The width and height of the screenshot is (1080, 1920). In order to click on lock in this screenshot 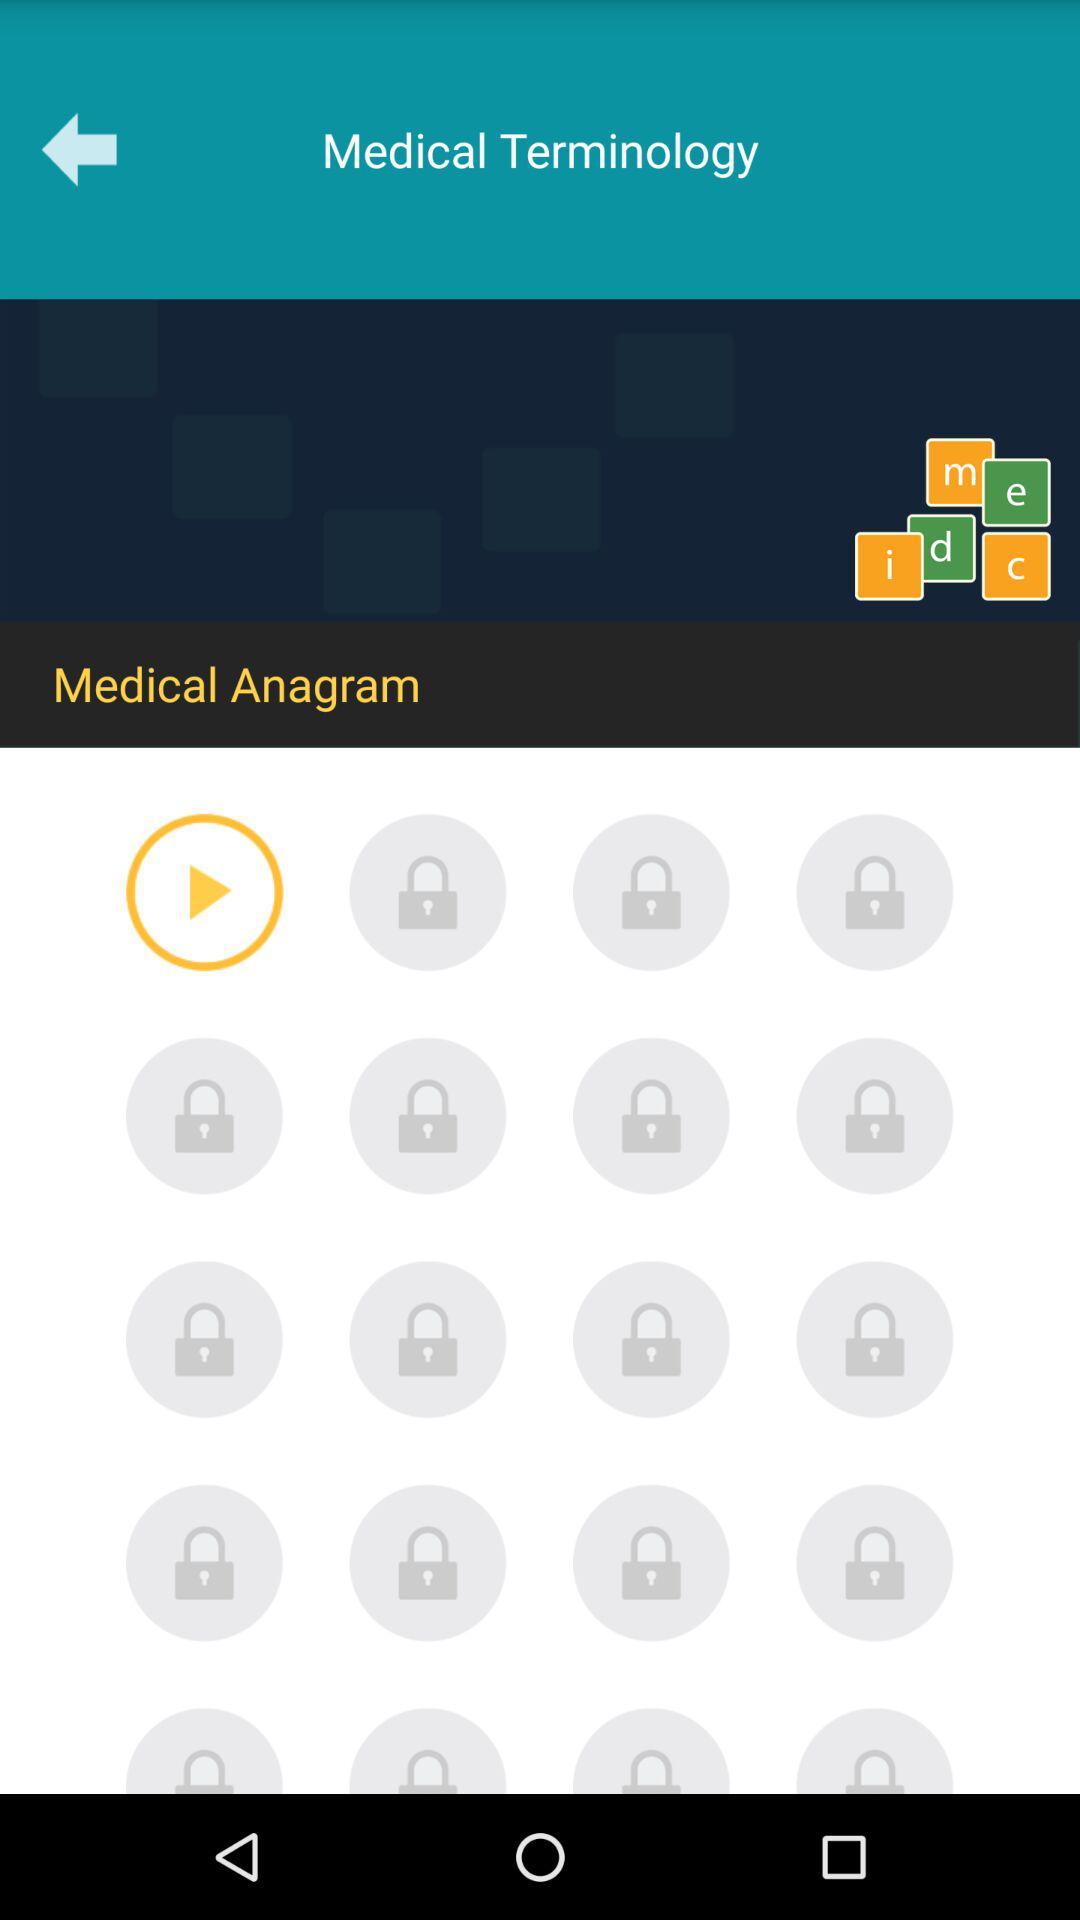, I will do `click(427, 1562)`.